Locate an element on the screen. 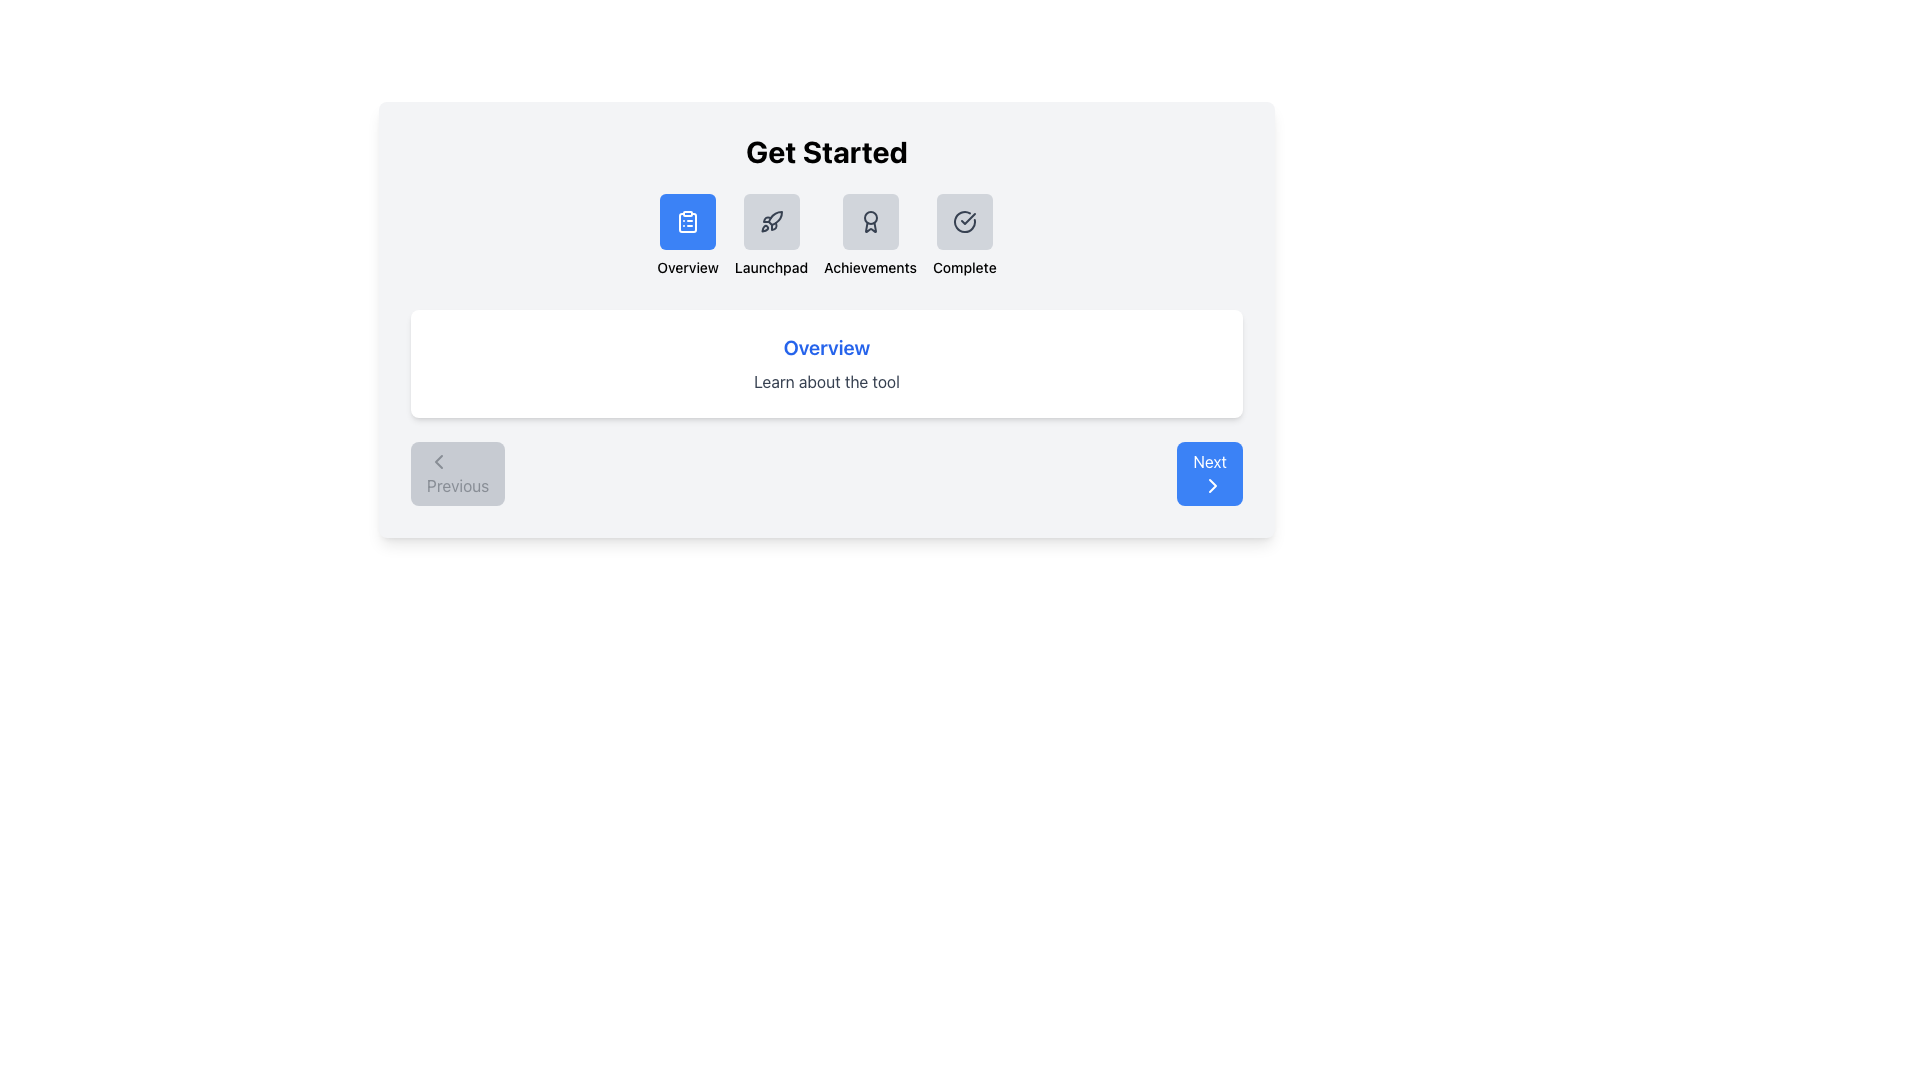  the fourth button with a gray background and a checkmark icon in the 'Get Started' section is located at coordinates (964, 222).